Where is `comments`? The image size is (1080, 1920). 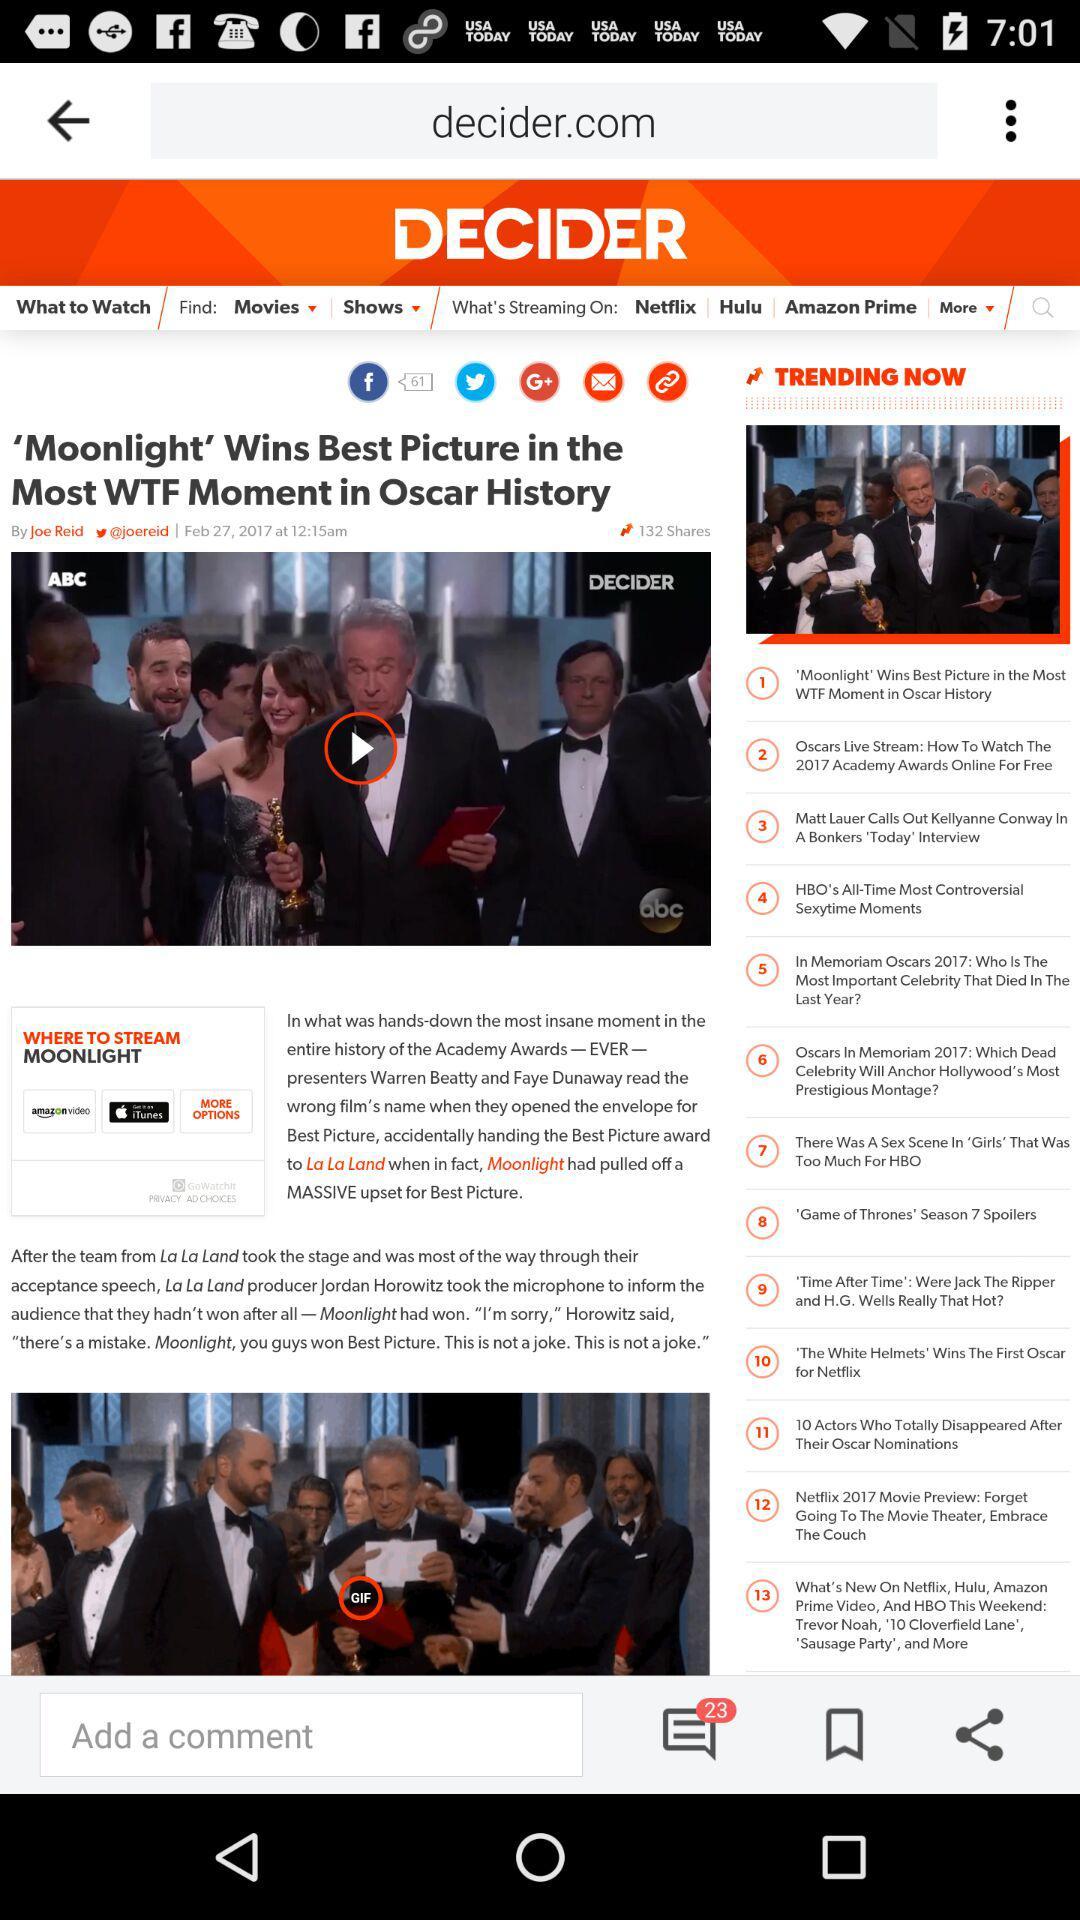 comments is located at coordinates (690, 1733).